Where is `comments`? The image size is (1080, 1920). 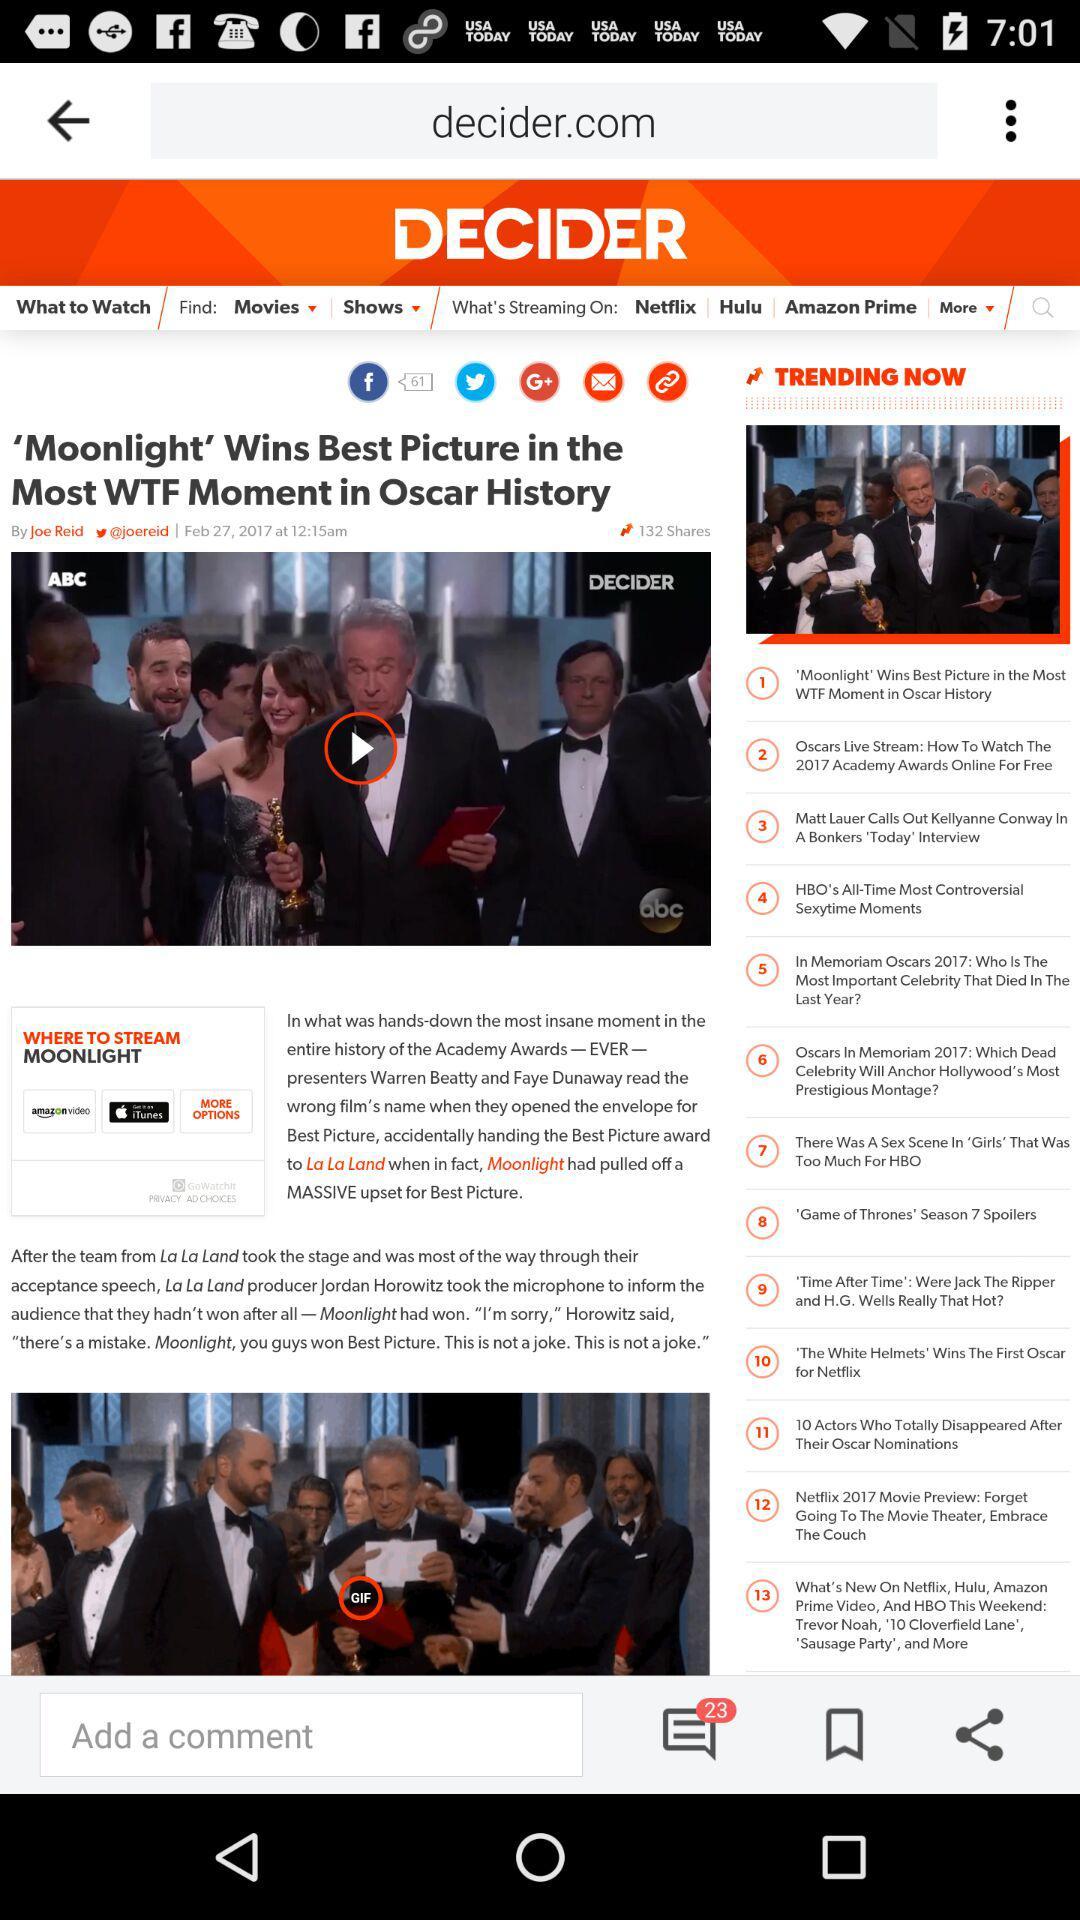 comments is located at coordinates (690, 1733).